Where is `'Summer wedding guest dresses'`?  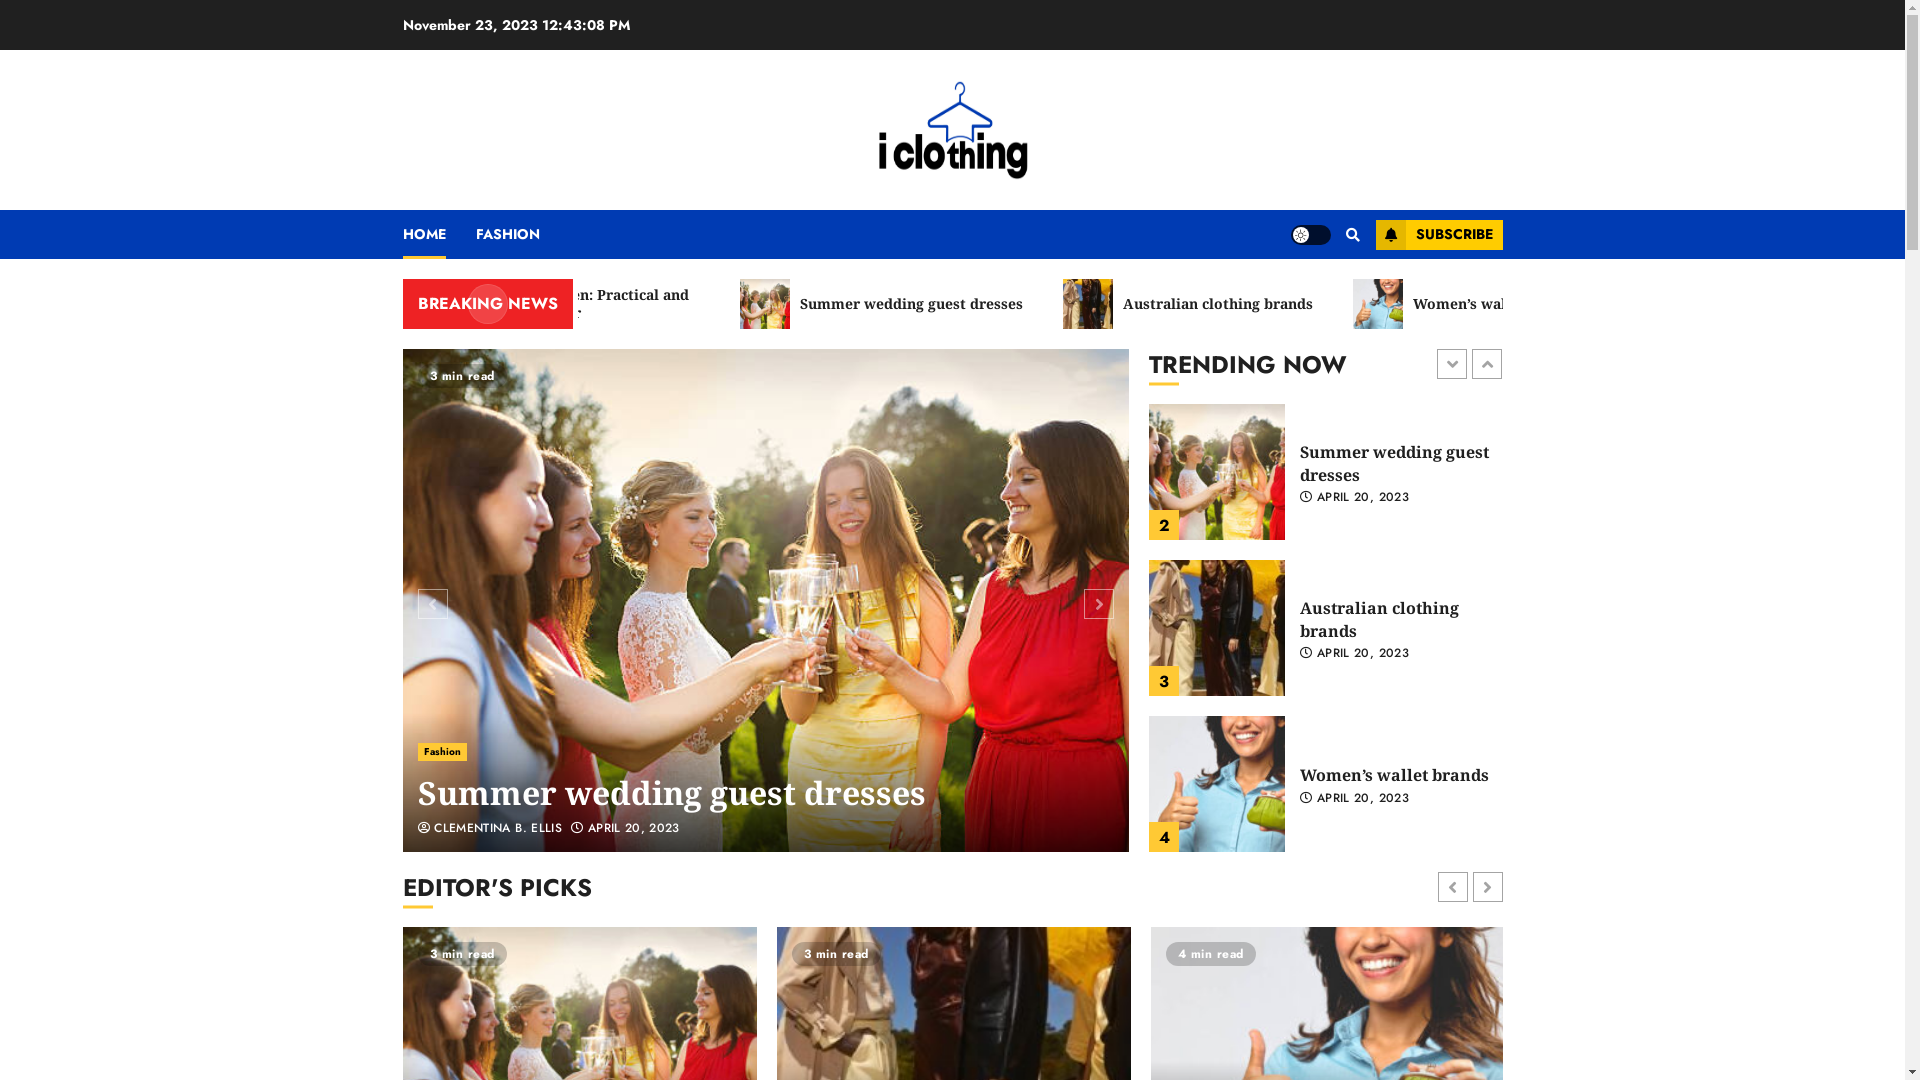
'Summer wedding guest dresses' is located at coordinates (1393, 618).